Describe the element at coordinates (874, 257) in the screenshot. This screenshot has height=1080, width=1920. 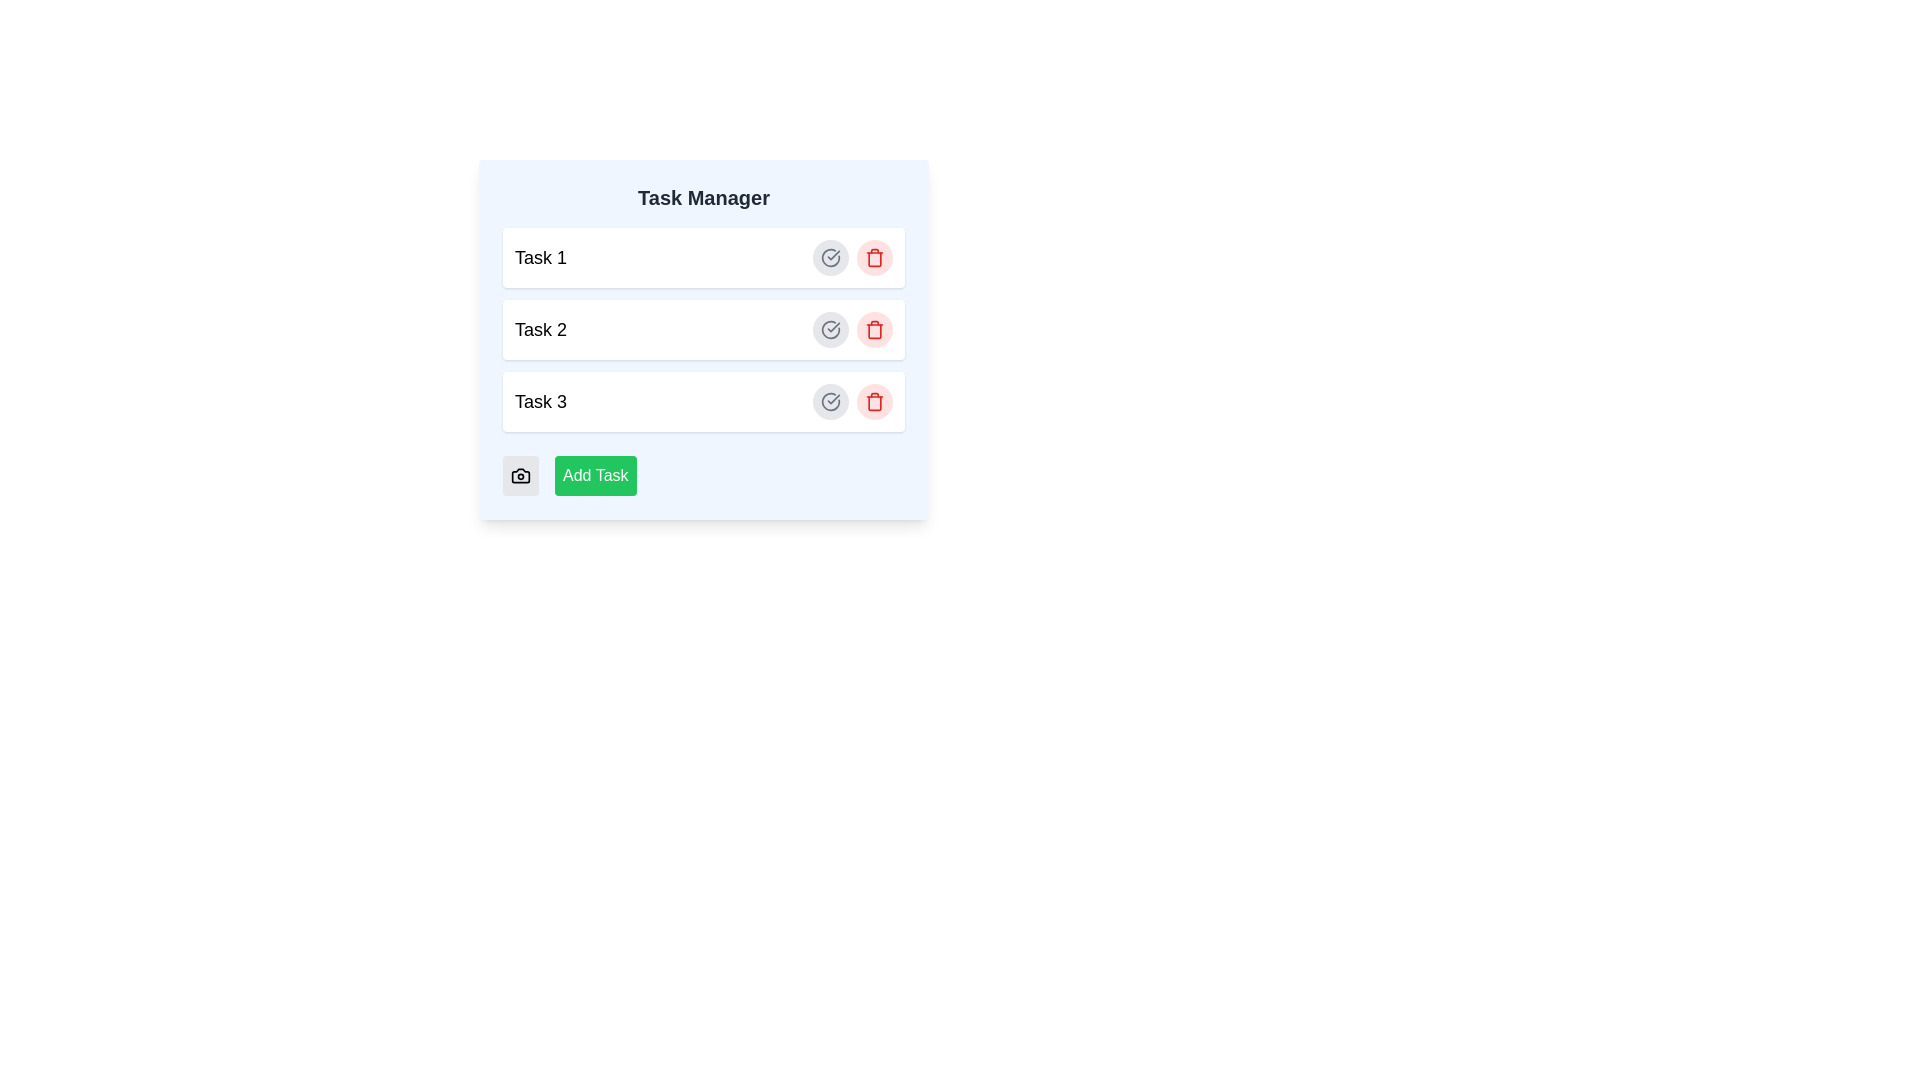
I see `the small, circular red delete button with a white trash can icon located on the rightmost edge of the first row in the task list` at that location.